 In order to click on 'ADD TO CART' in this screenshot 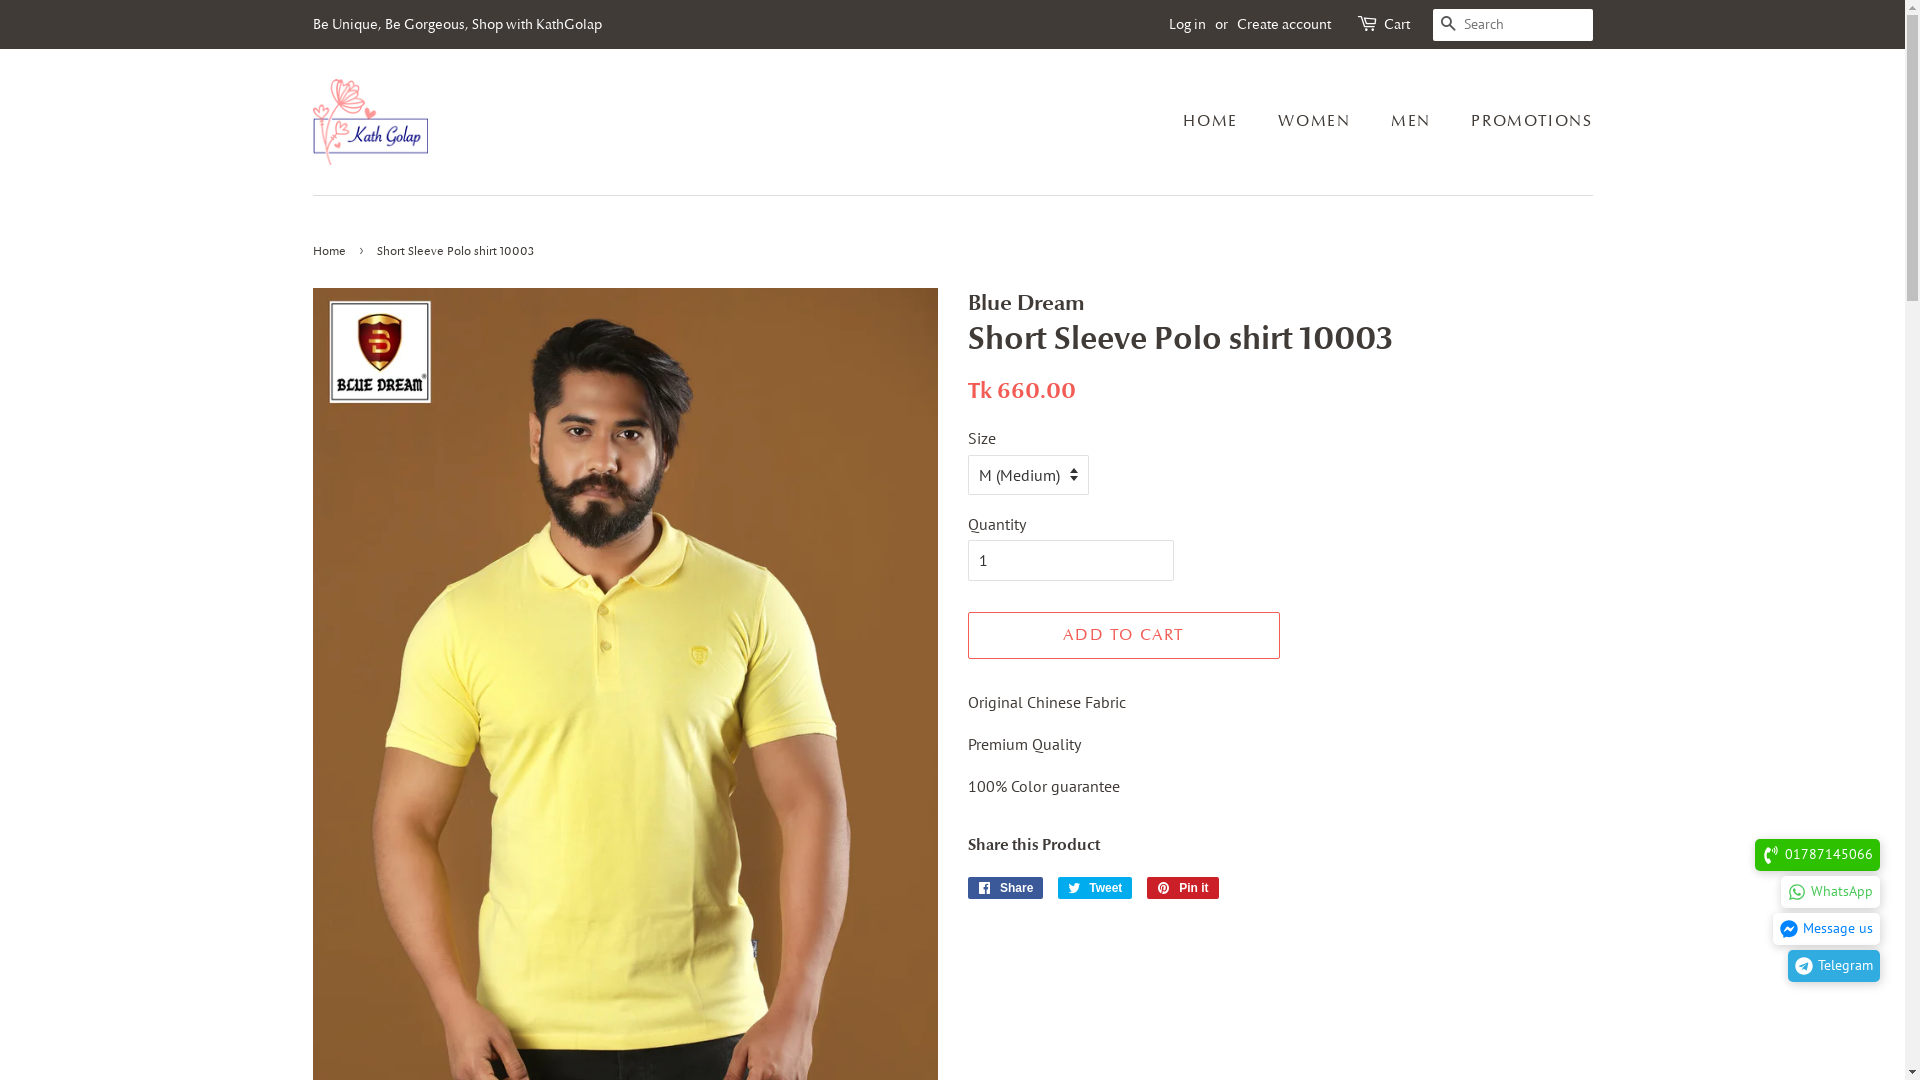, I will do `click(1124, 635)`.